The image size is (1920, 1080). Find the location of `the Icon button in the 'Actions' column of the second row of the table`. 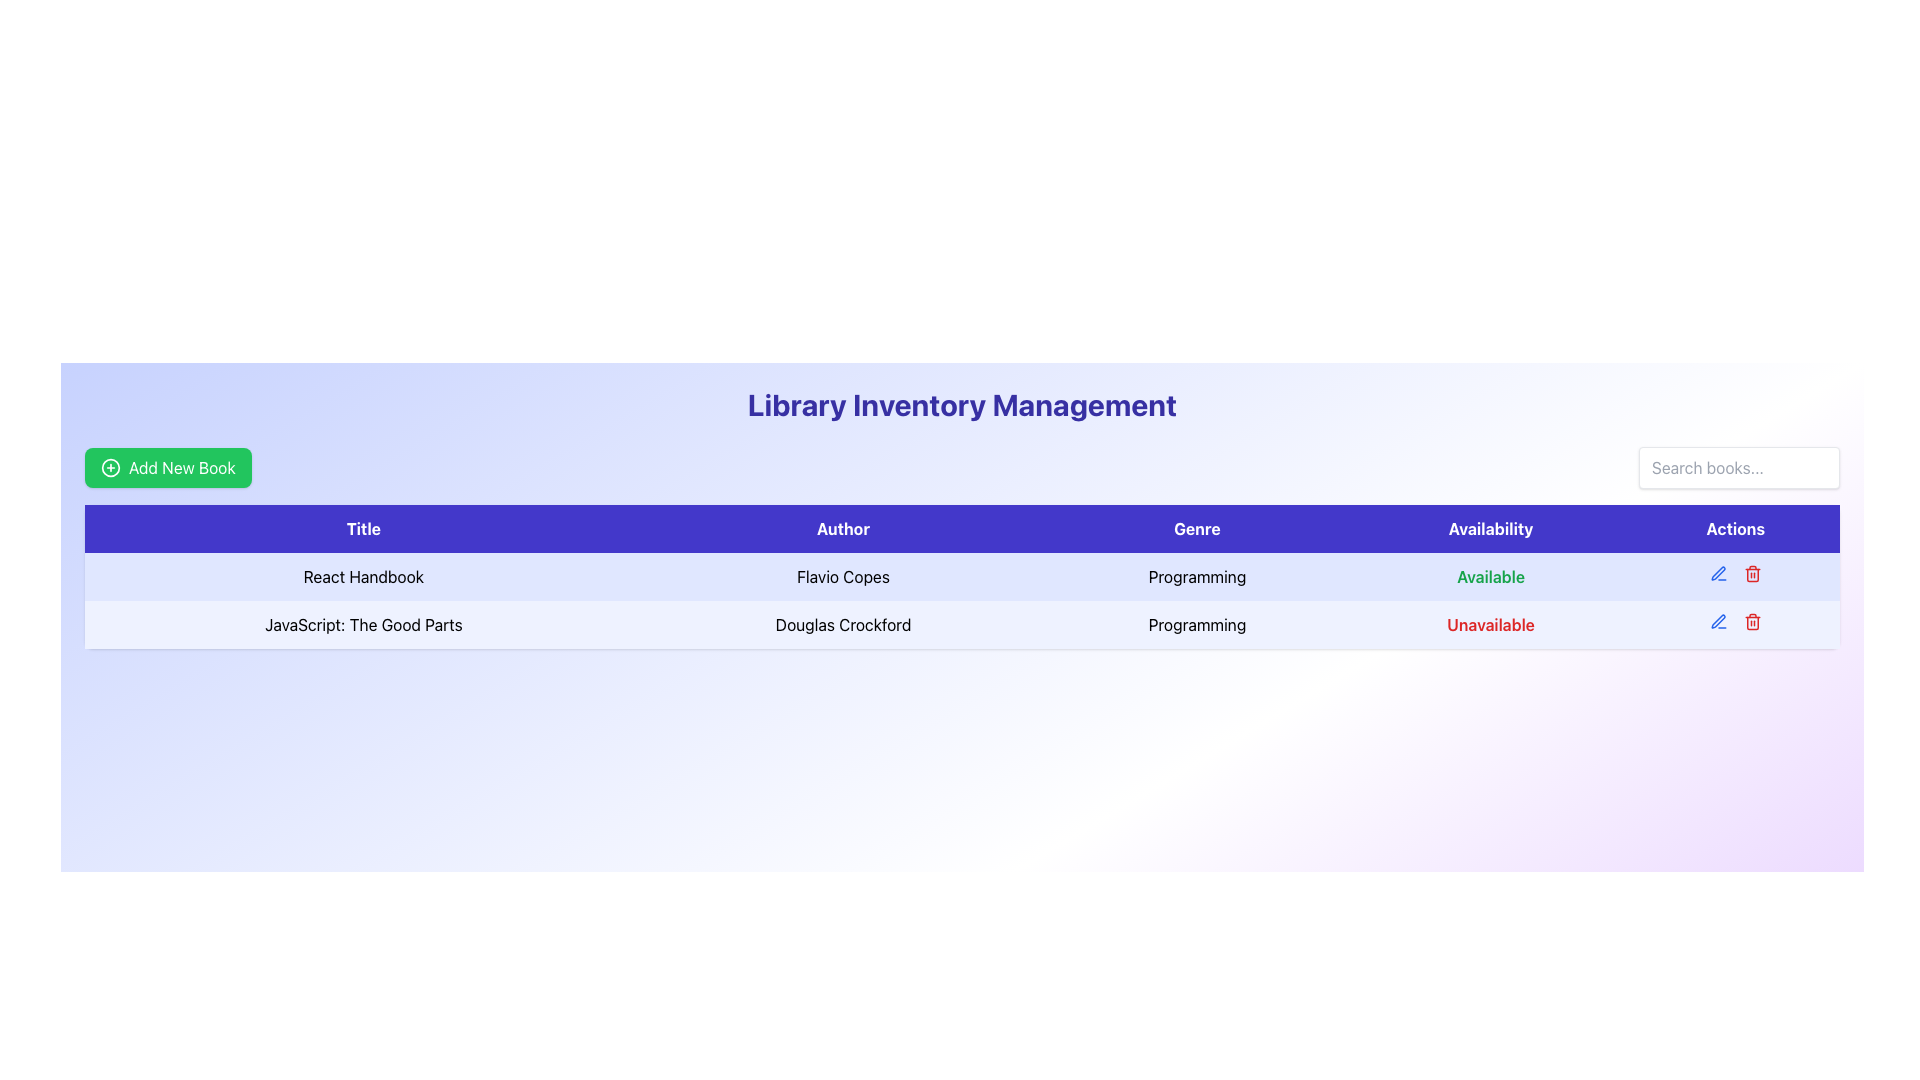

the Icon button in the 'Actions' column of the second row of the table is located at coordinates (1751, 574).